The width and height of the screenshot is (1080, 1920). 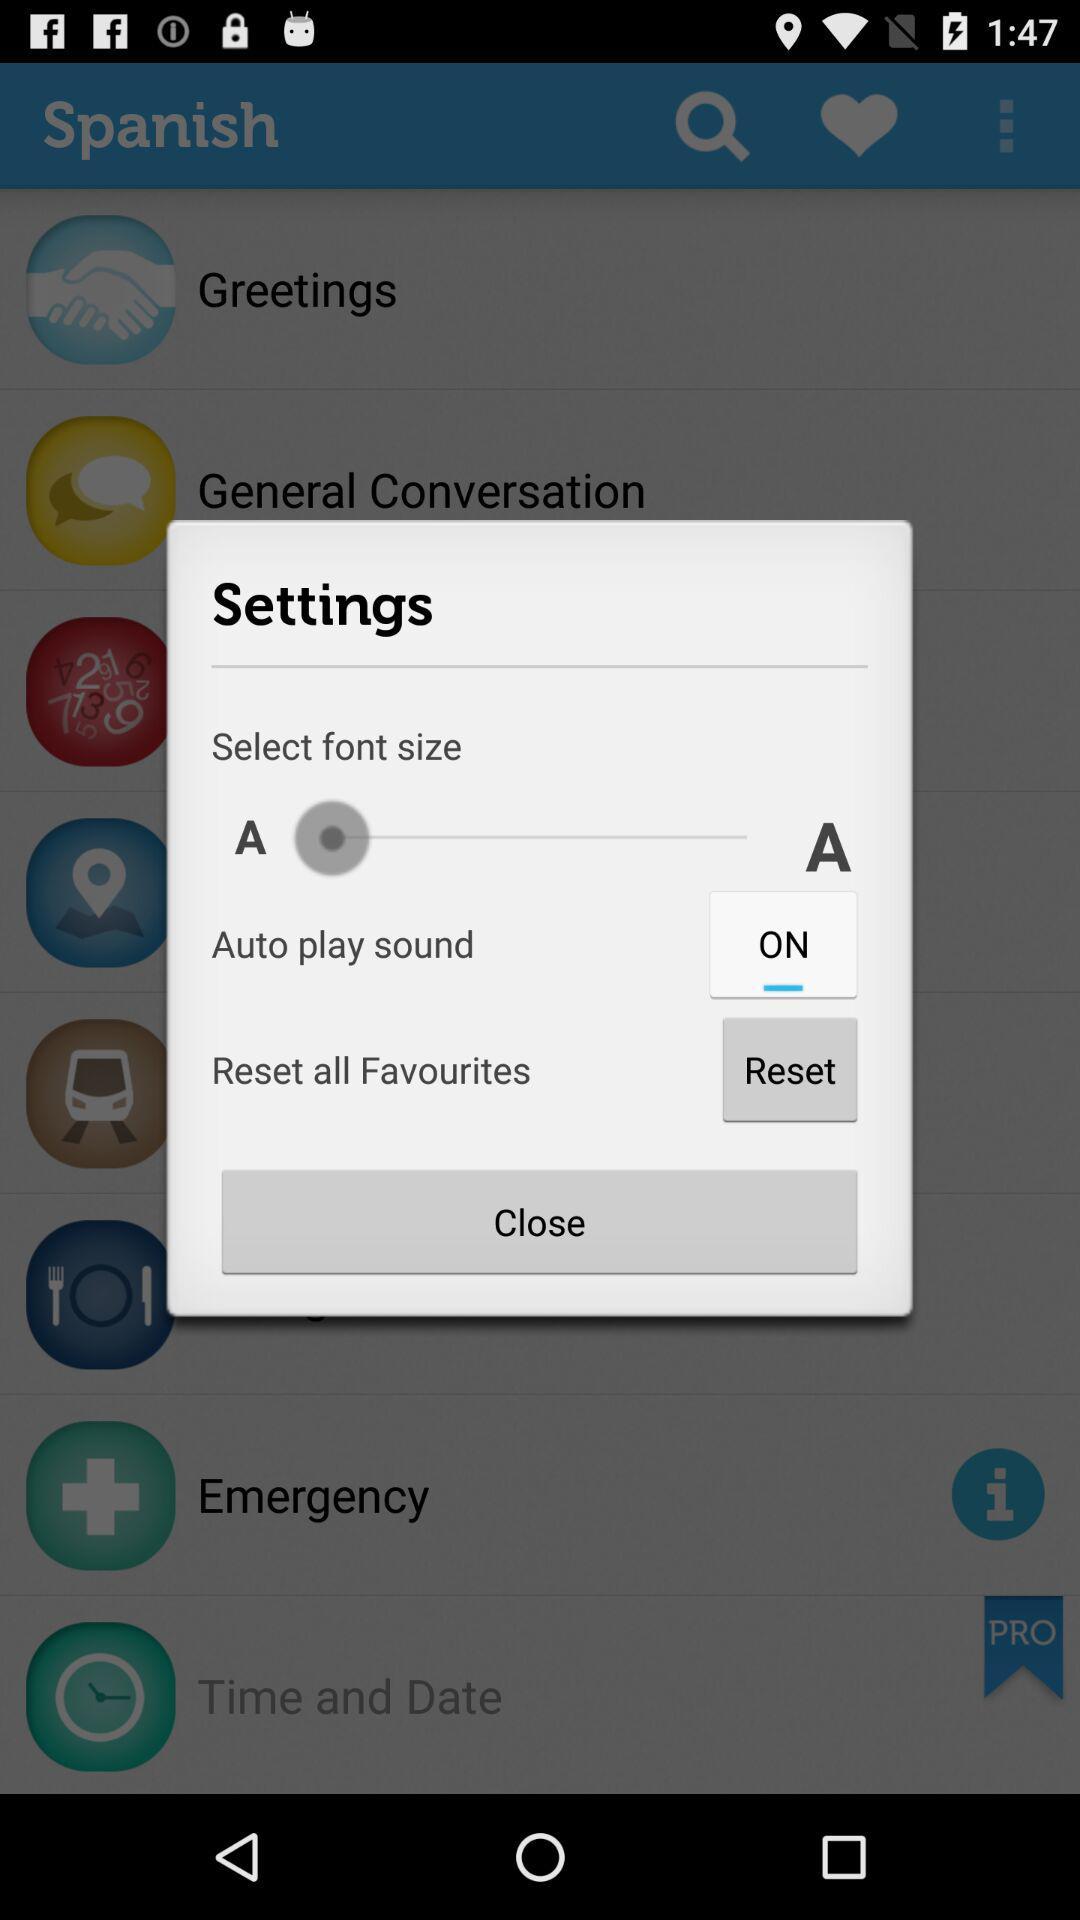 I want to click on button below the reset item, so click(x=538, y=1220).